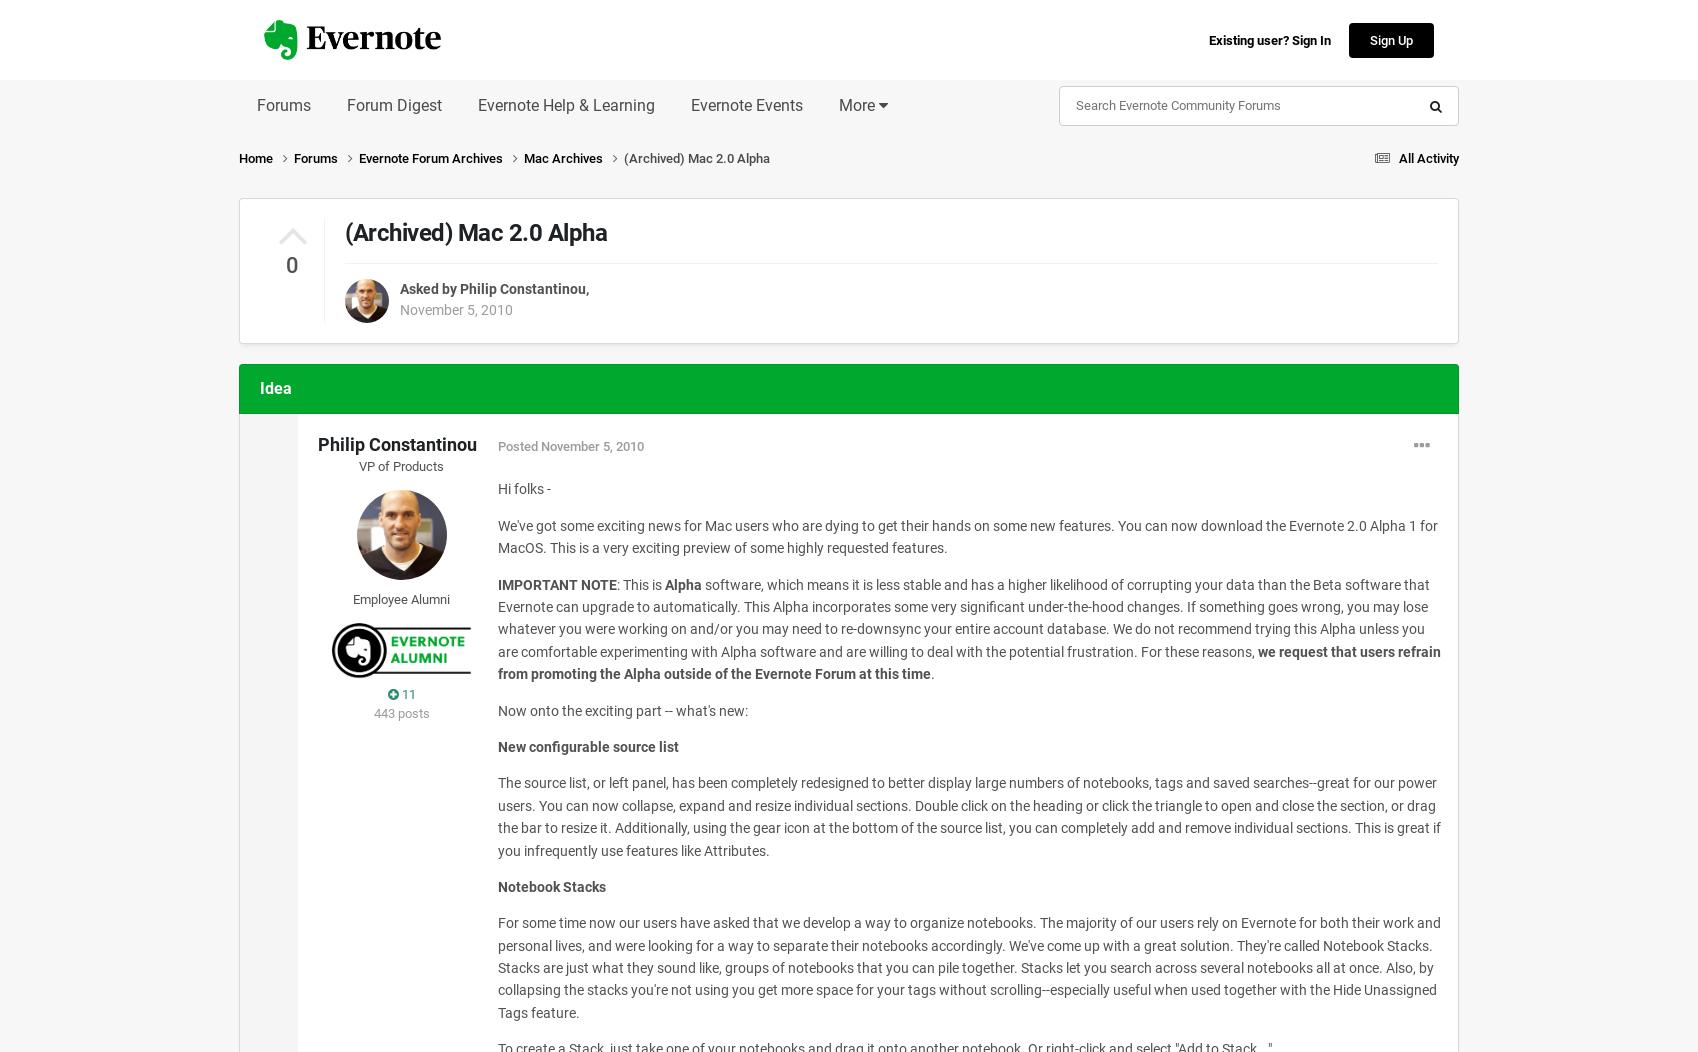 Image resolution: width=1698 pixels, height=1052 pixels. I want to click on 'Notebook Stacks', so click(496, 885).